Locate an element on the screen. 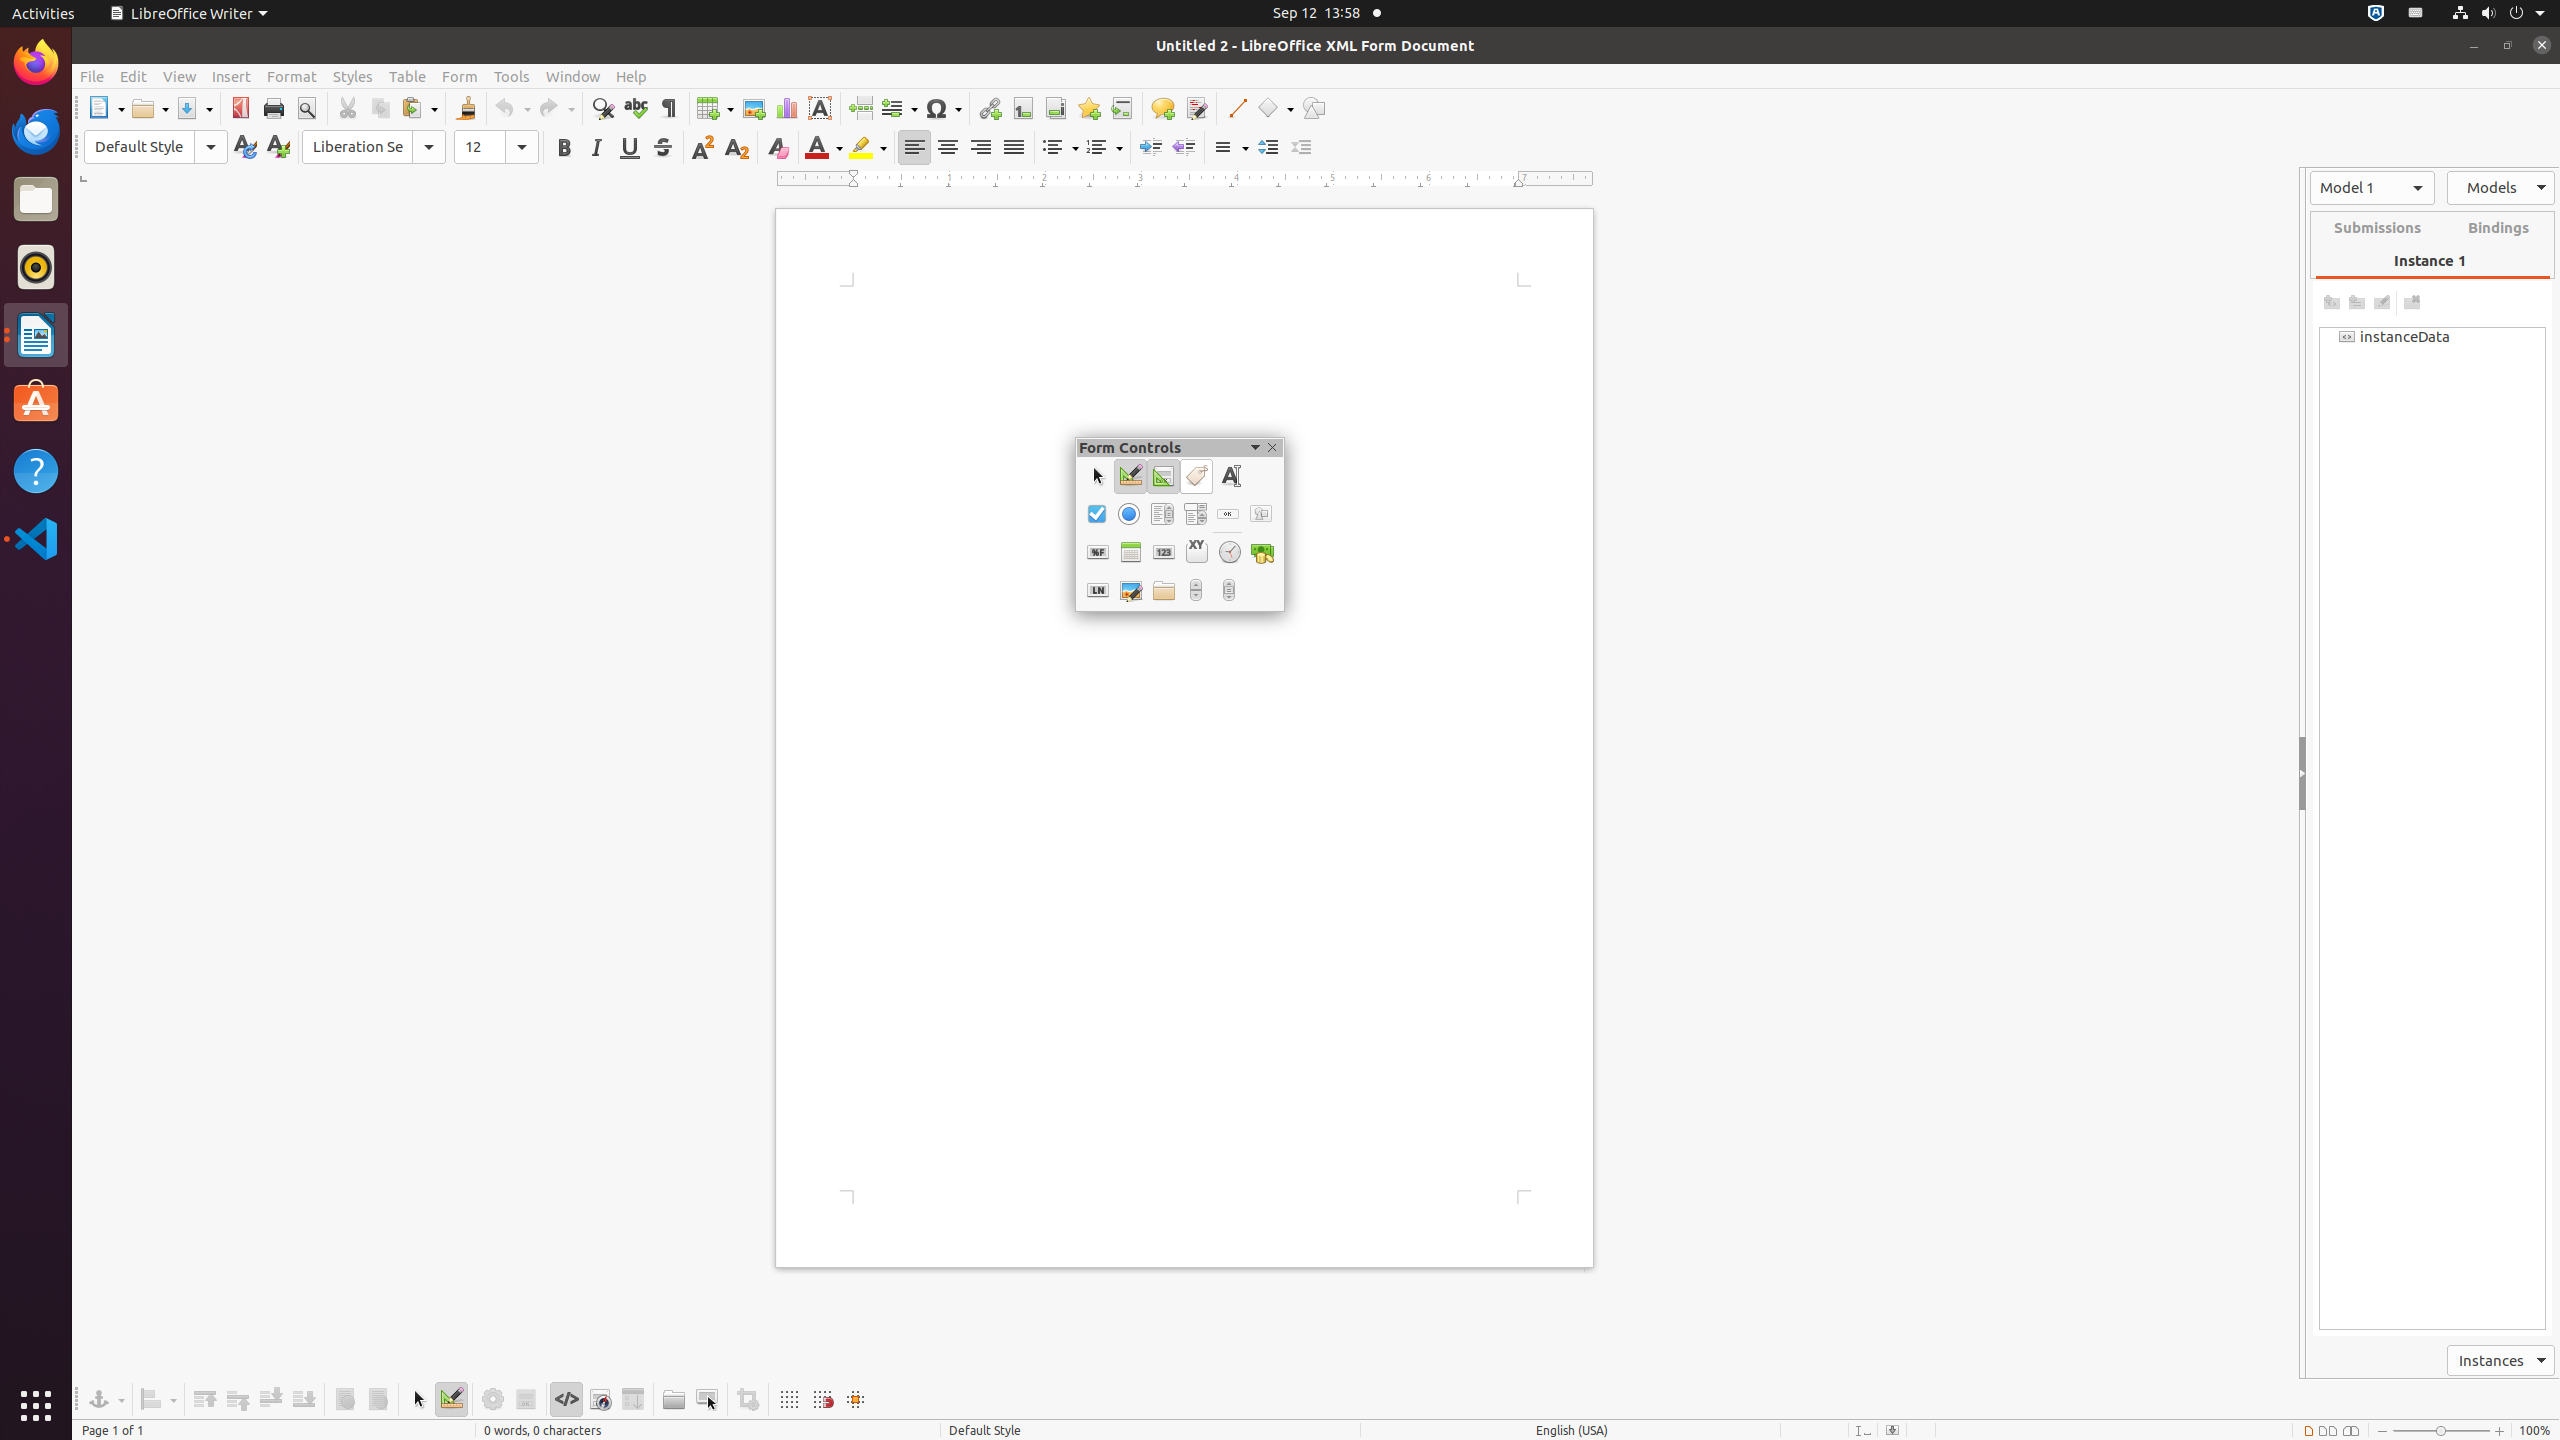 Image resolution: width=2560 pixels, height=1440 pixels. 'Push Button' is located at coordinates (1227, 513).